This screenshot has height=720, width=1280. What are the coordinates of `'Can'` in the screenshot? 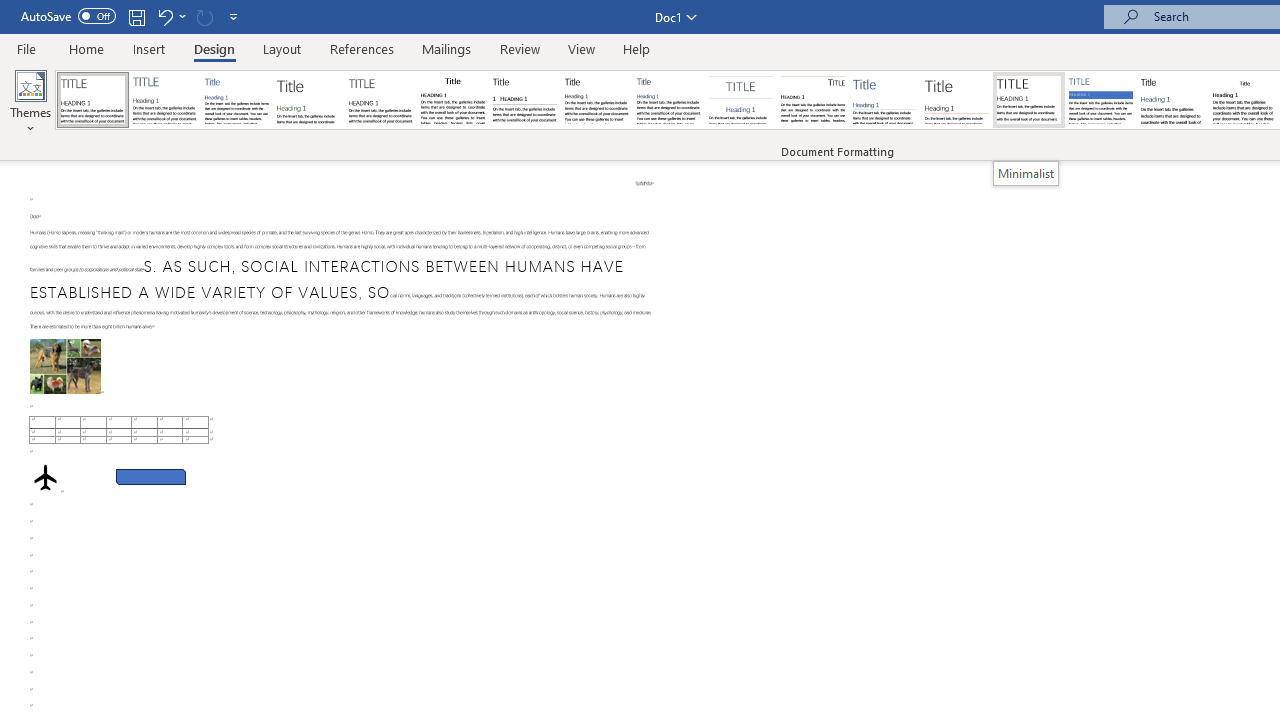 It's located at (204, 16).